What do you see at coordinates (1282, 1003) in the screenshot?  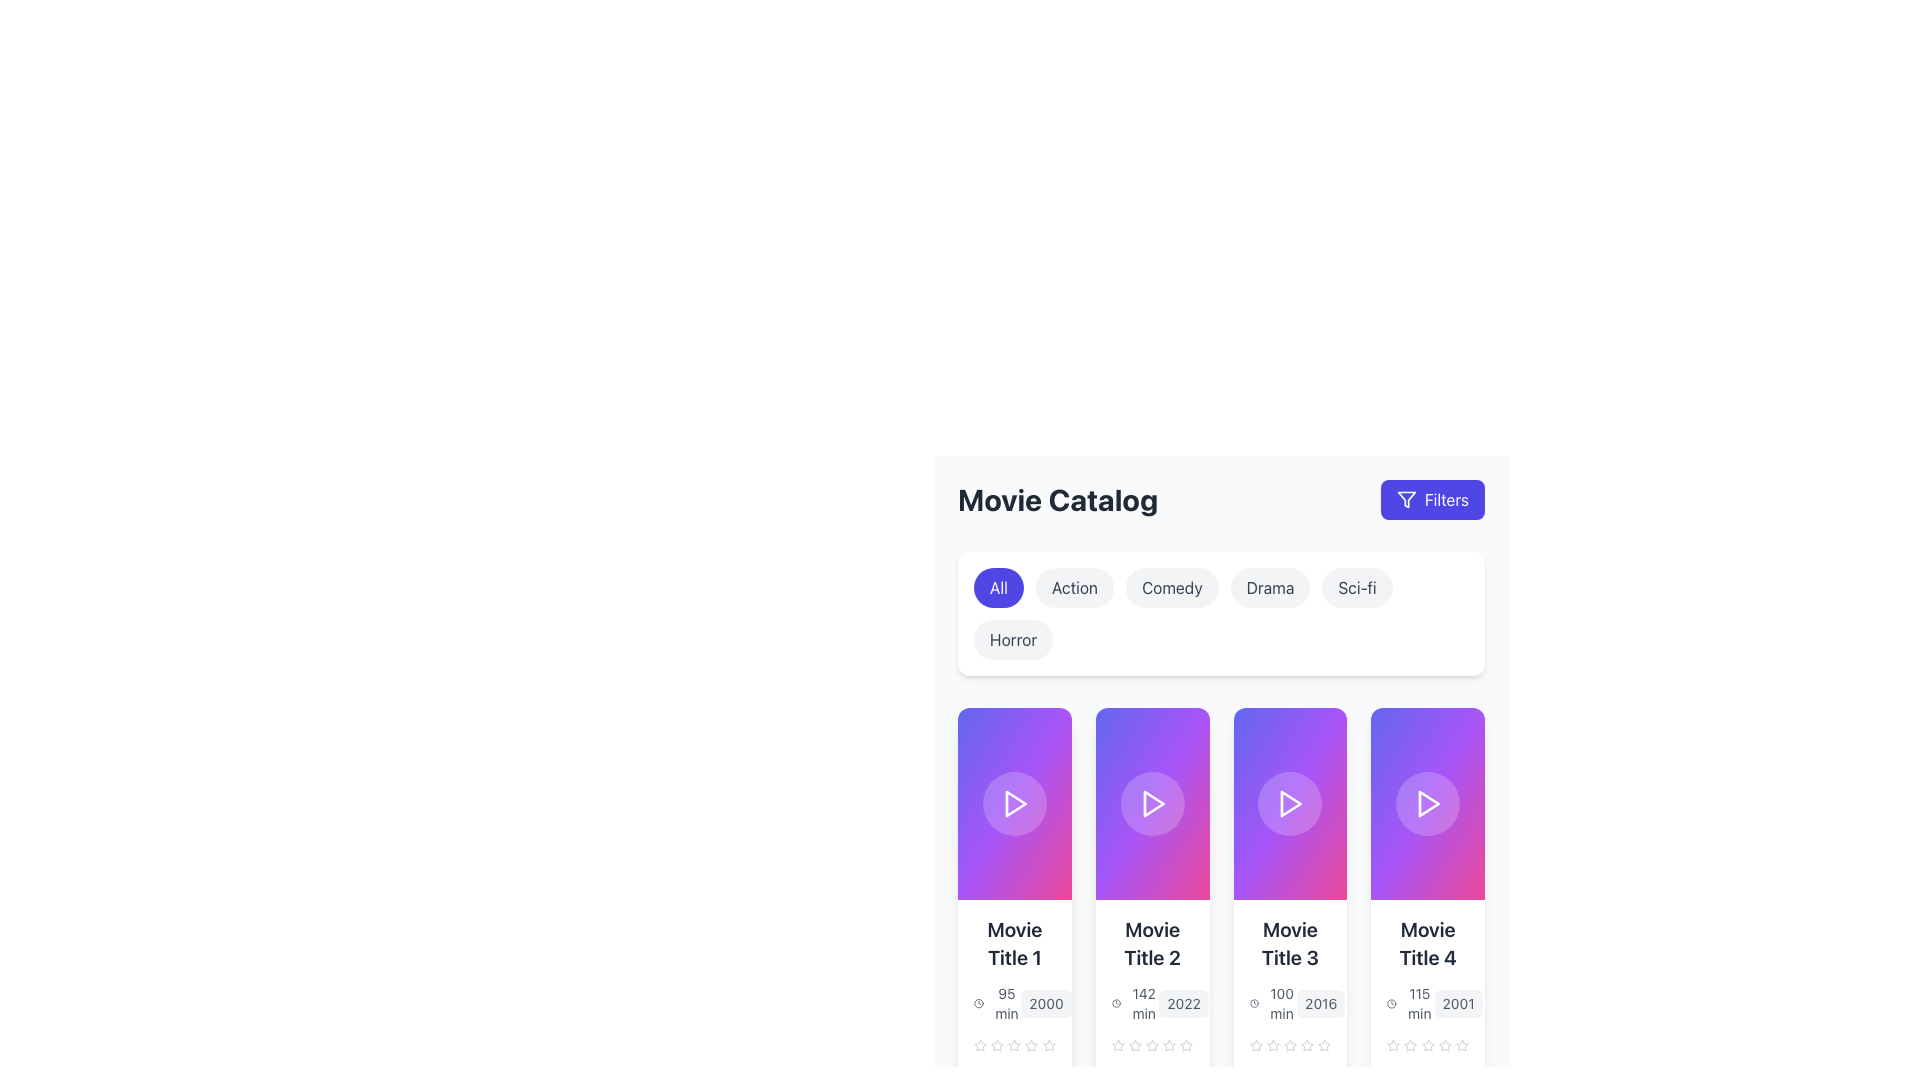 I see `the text label displaying the runtime of the movie in the lower section of the third movie card from the left, located beneath 'Movie Title 3'` at bounding box center [1282, 1003].